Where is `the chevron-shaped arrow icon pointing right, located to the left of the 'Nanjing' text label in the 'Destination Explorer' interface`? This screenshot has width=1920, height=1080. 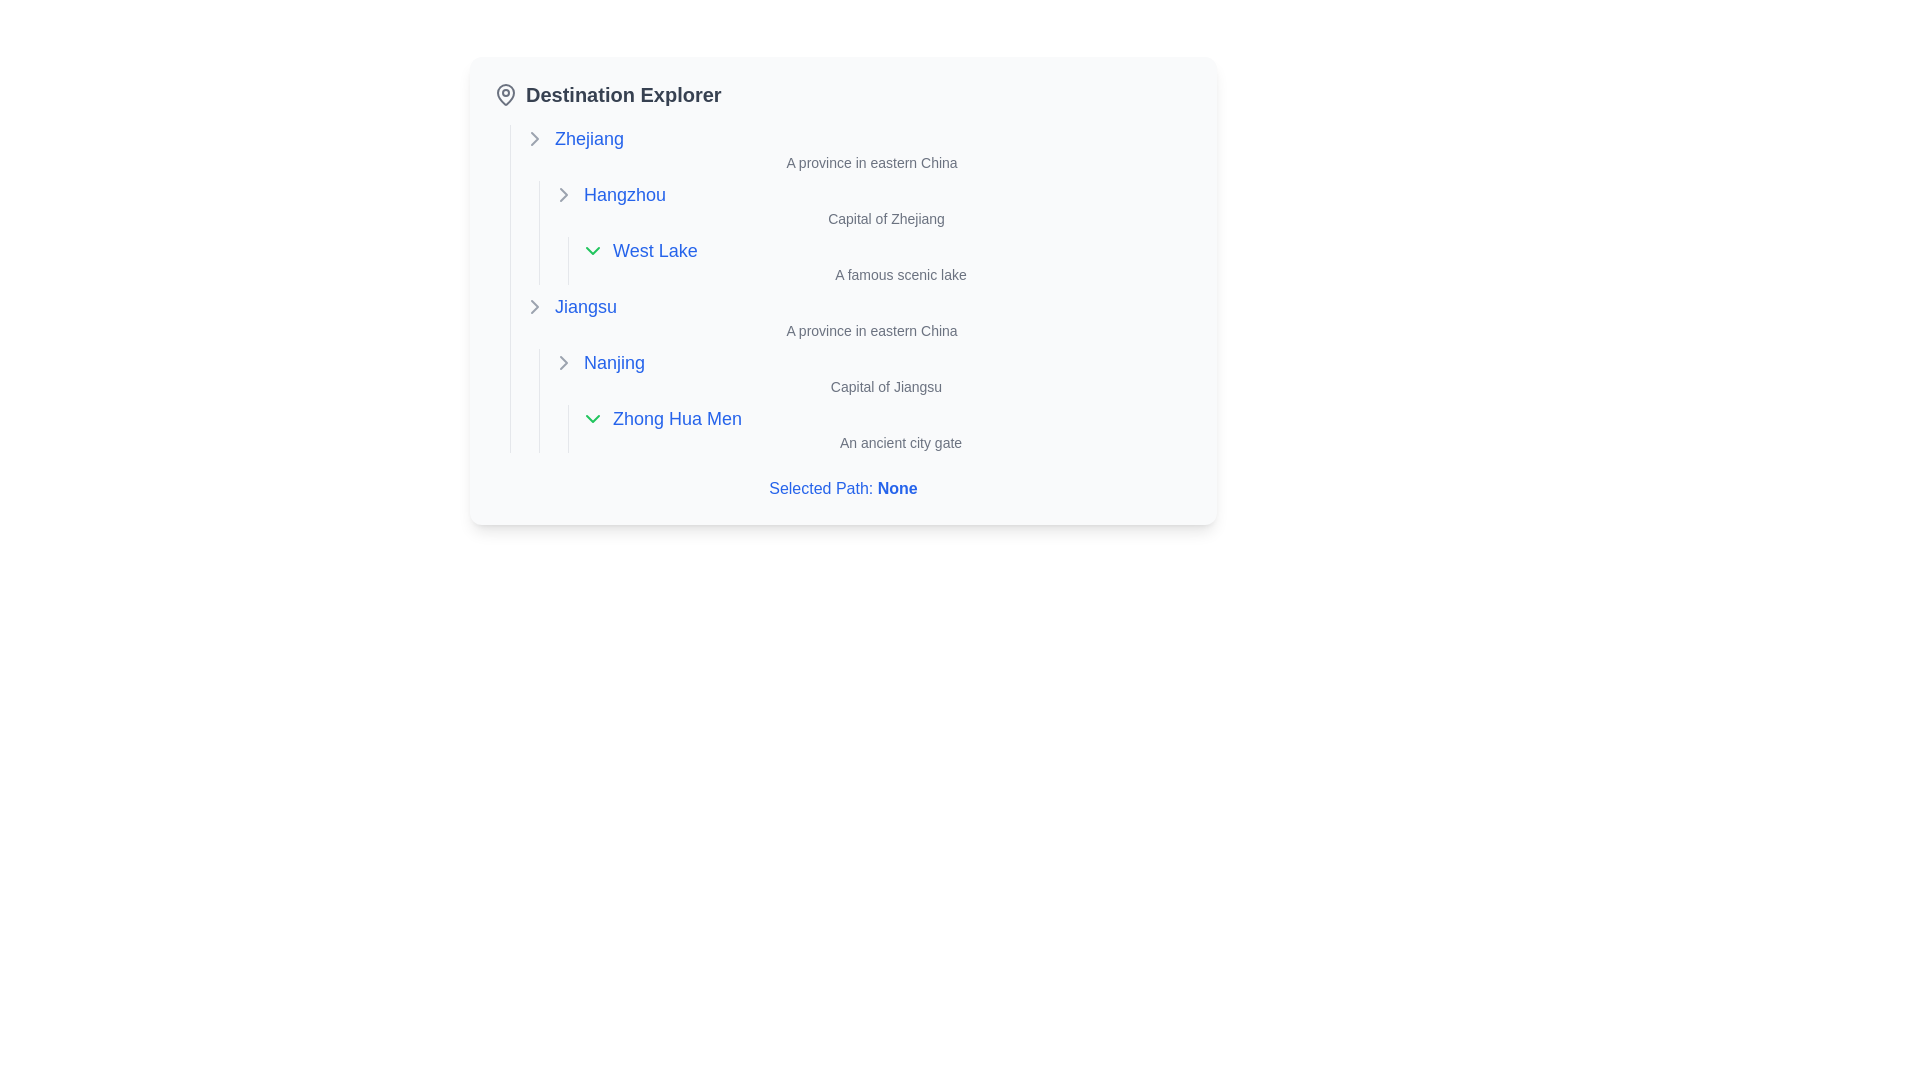
the chevron-shaped arrow icon pointing right, located to the left of the 'Nanjing' text label in the 'Destination Explorer' interface is located at coordinates (563, 362).